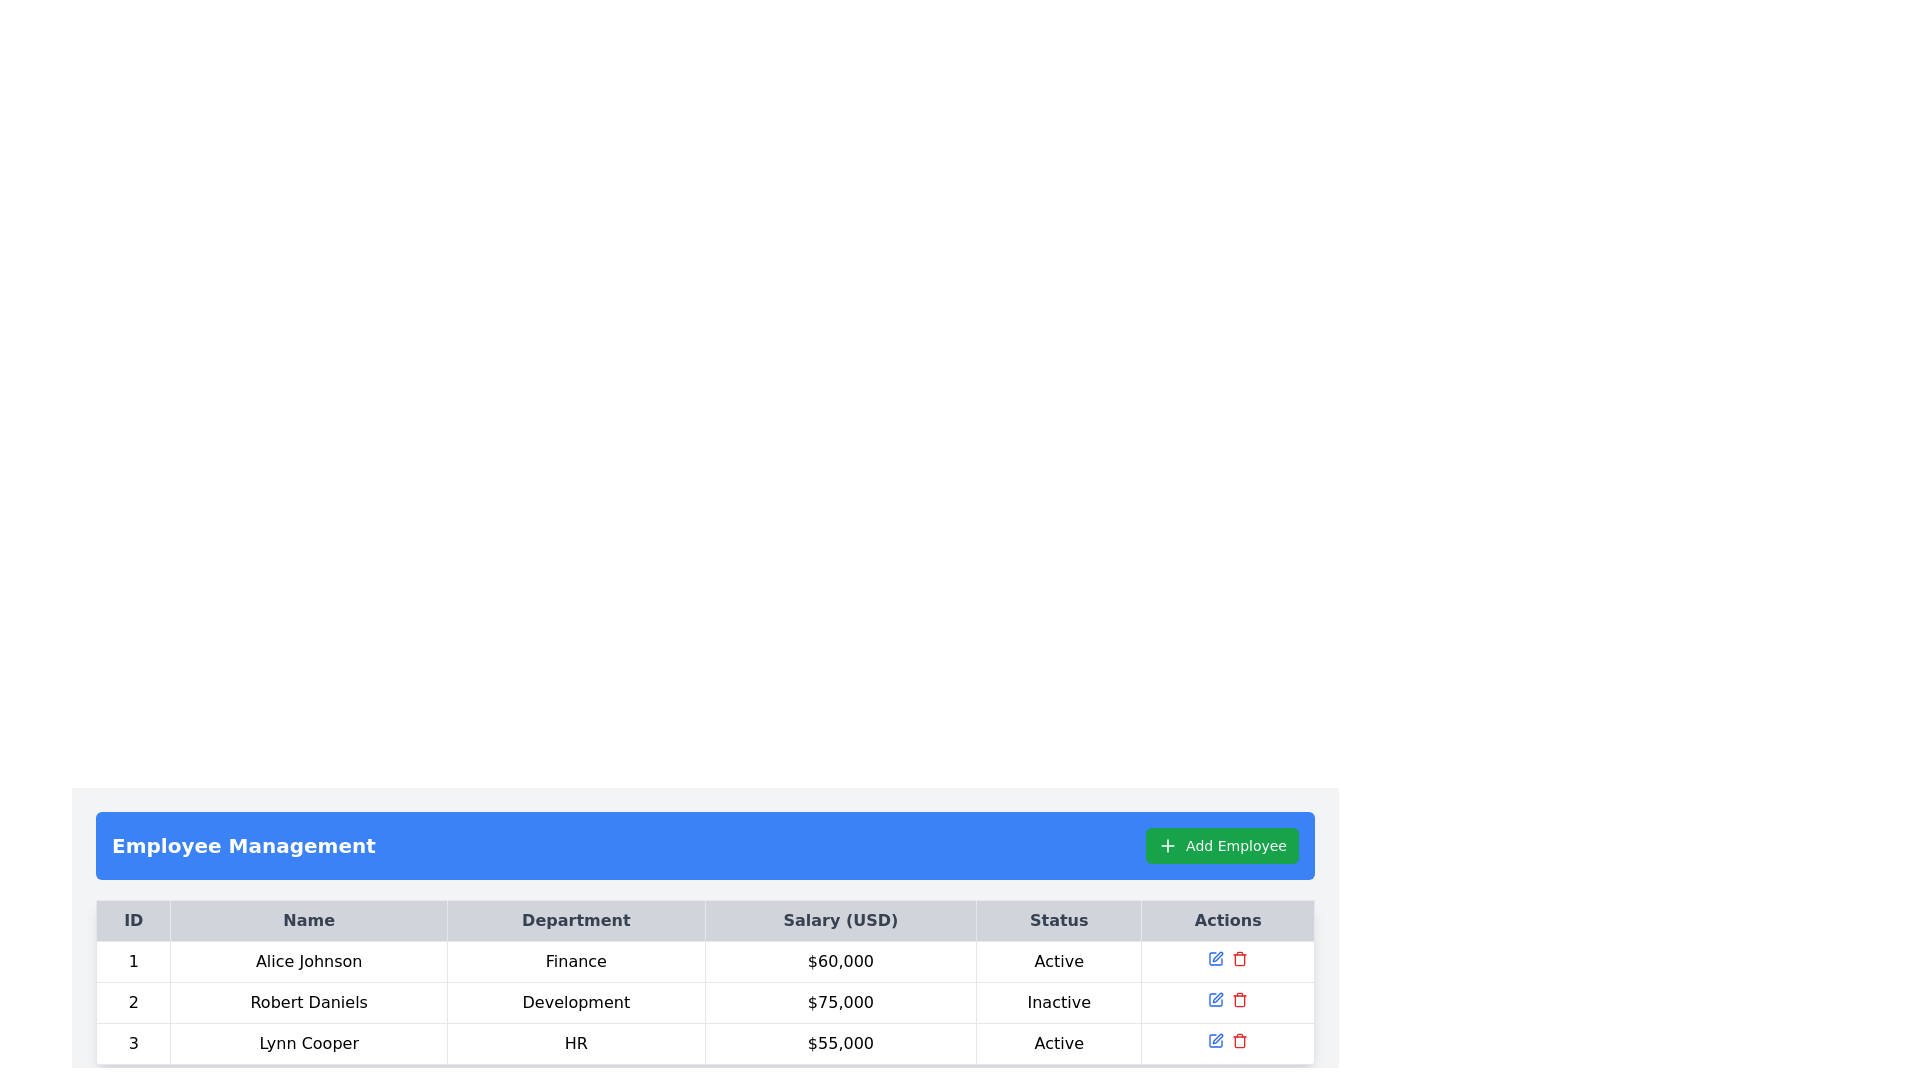 The width and height of the screenshot is (1920, 1080). I want to click on the text display in the first row and first column of the table that represents the entry ID for Alice Johnson, so click(132, 960).